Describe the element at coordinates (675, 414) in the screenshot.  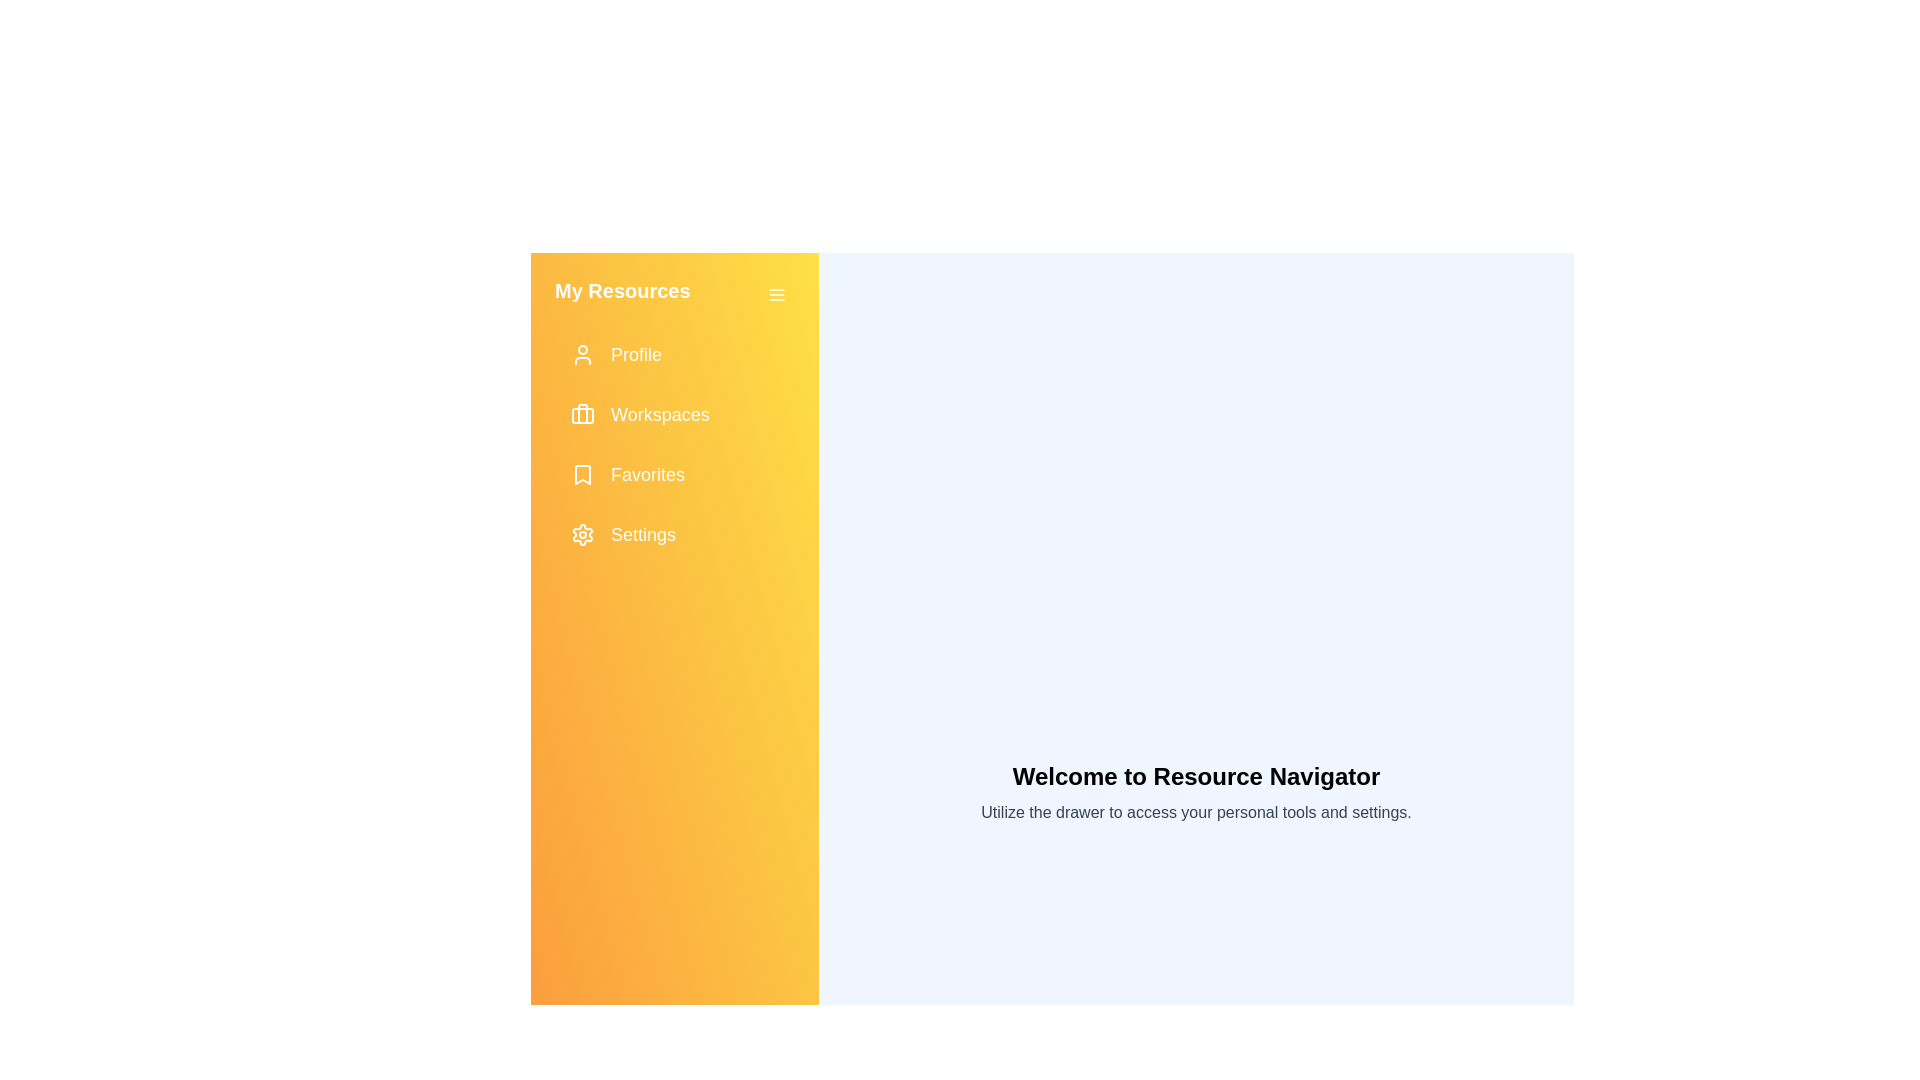
I see `the 'Workspaces' button to navigate to the Workspaces section` at that location.